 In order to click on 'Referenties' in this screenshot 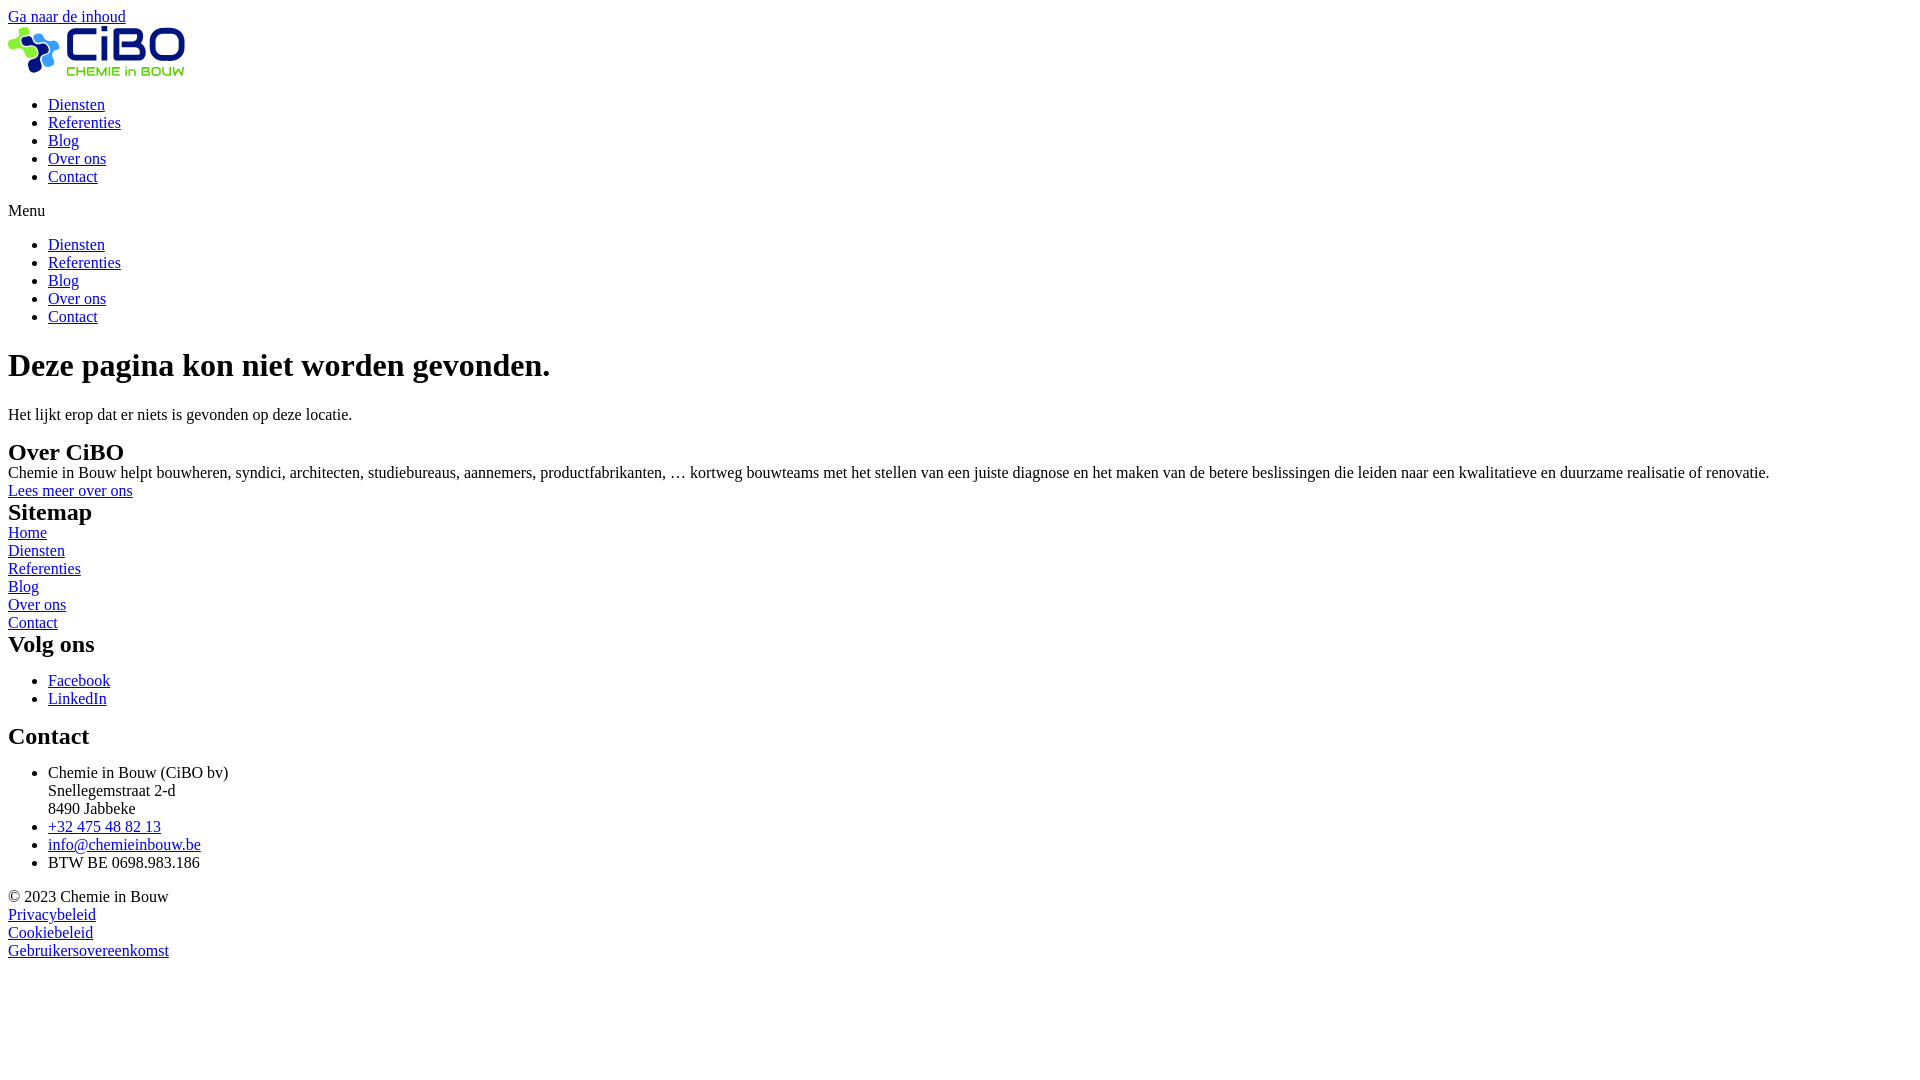, I will do `click(83, 261)`.